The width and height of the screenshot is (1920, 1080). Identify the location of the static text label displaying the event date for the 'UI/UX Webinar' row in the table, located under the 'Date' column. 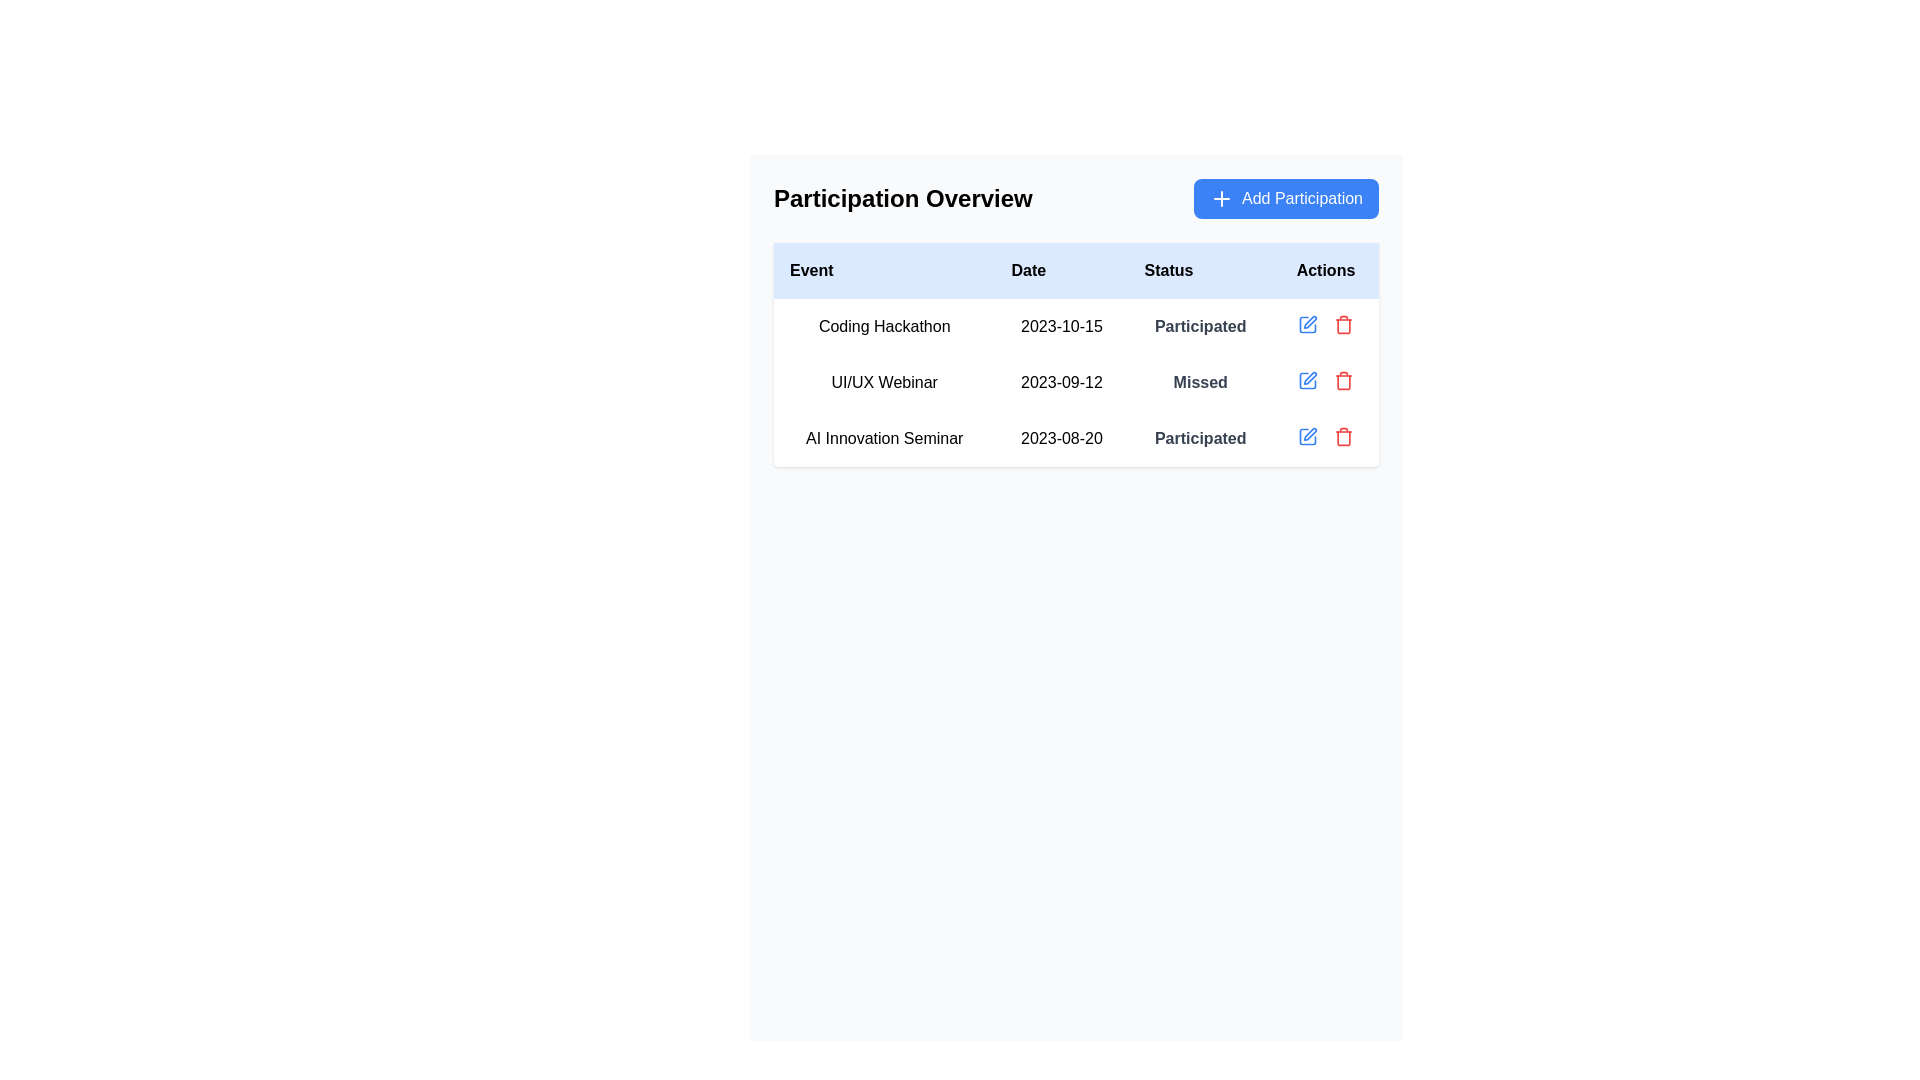
(1060, 382).